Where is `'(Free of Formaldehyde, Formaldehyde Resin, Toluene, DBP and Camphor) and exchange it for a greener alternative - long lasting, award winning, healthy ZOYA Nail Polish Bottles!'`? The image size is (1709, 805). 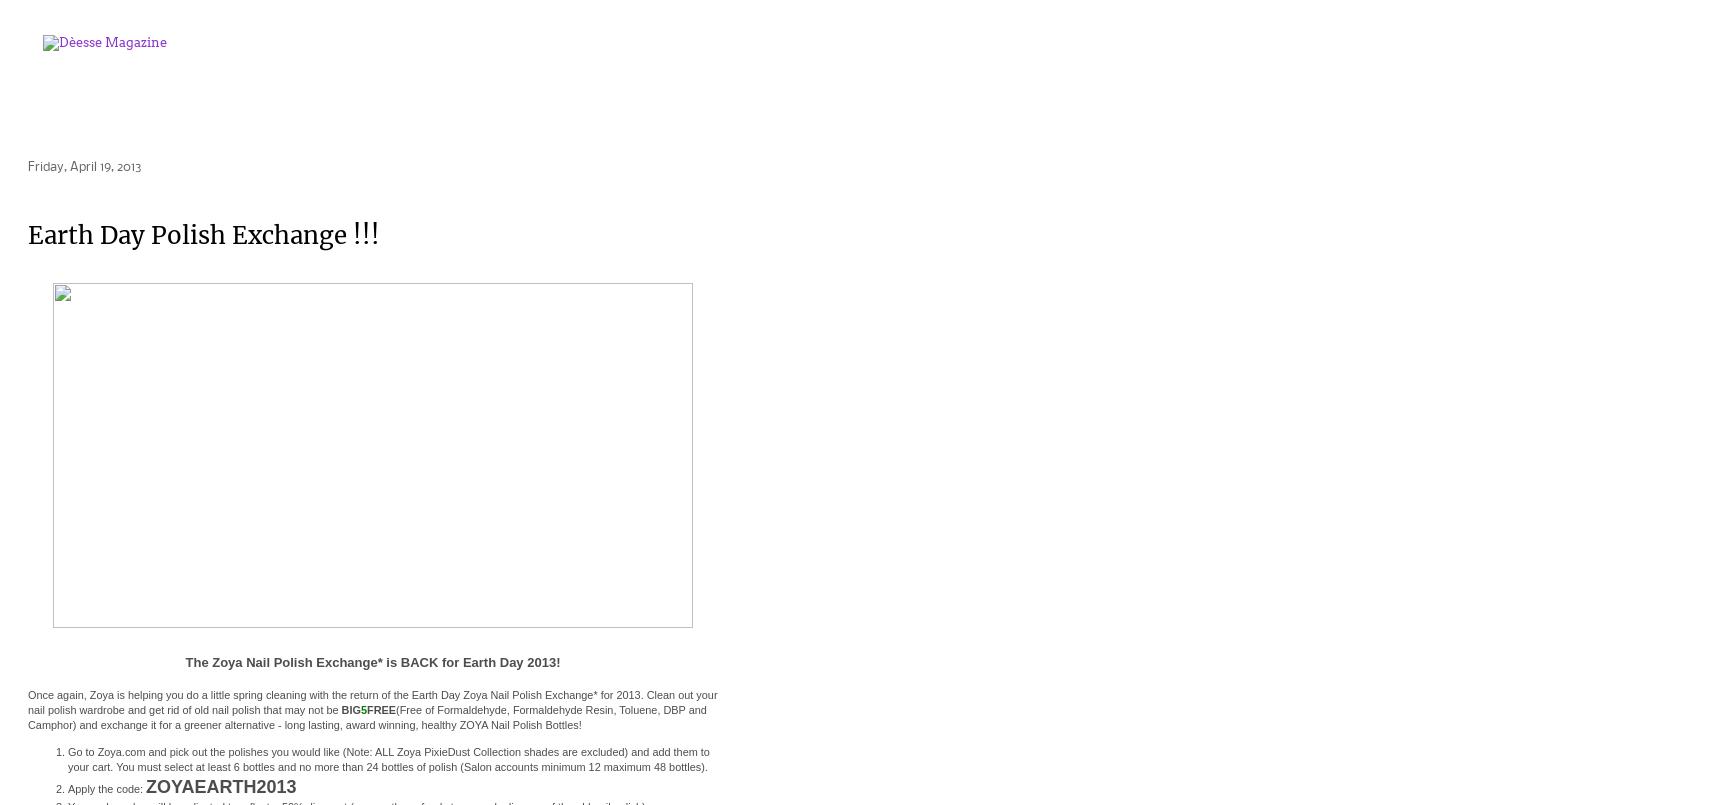 '(Free of Formaldehyde, Formaldehyde Resin, Toluene, DBP and Camphor) and exchange it for a greener alternative - long lasting, award winning, healthy ZOYA Nail Polish Bottles!' is located at coordinates (365, 717).